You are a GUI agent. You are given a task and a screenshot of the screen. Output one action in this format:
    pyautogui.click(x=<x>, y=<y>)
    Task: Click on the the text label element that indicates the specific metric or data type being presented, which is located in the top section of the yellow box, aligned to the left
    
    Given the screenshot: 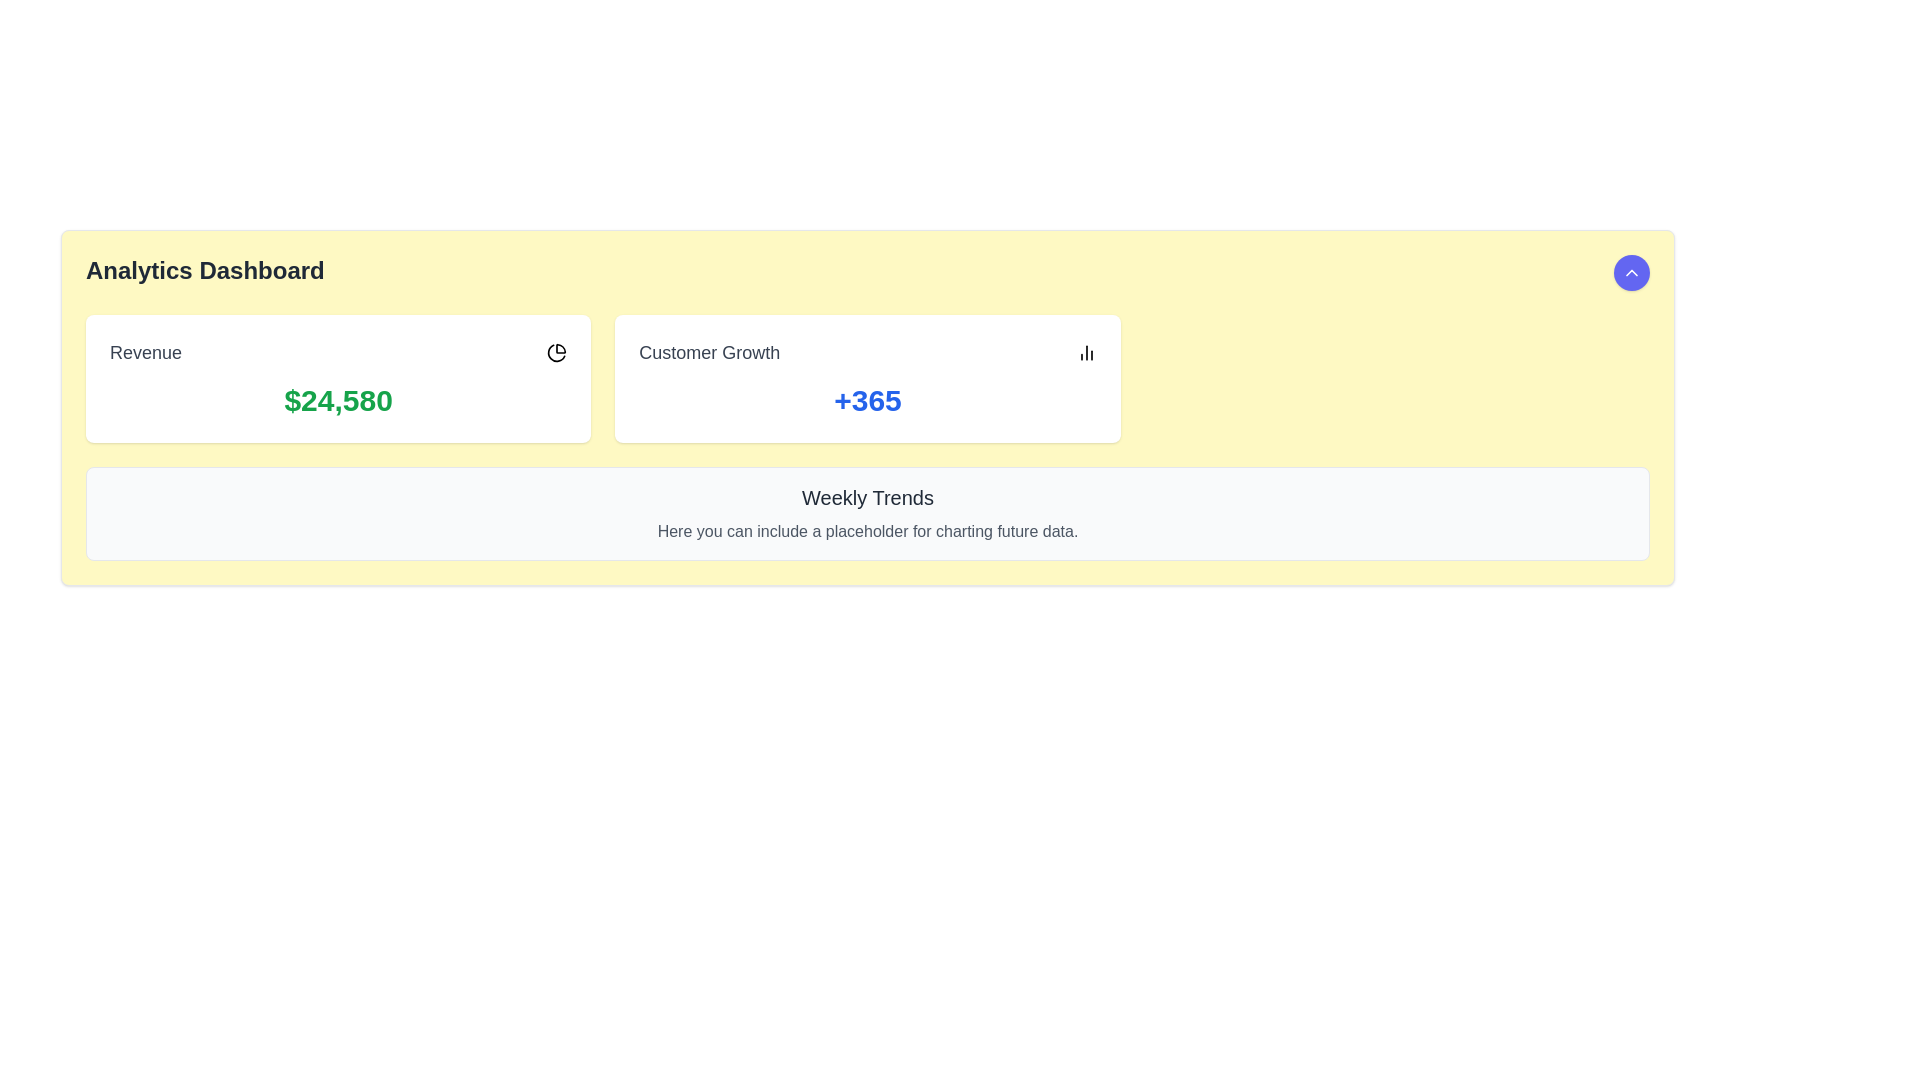 What is the action you would take?
    pyautogui.click(x=709, y=352)
    